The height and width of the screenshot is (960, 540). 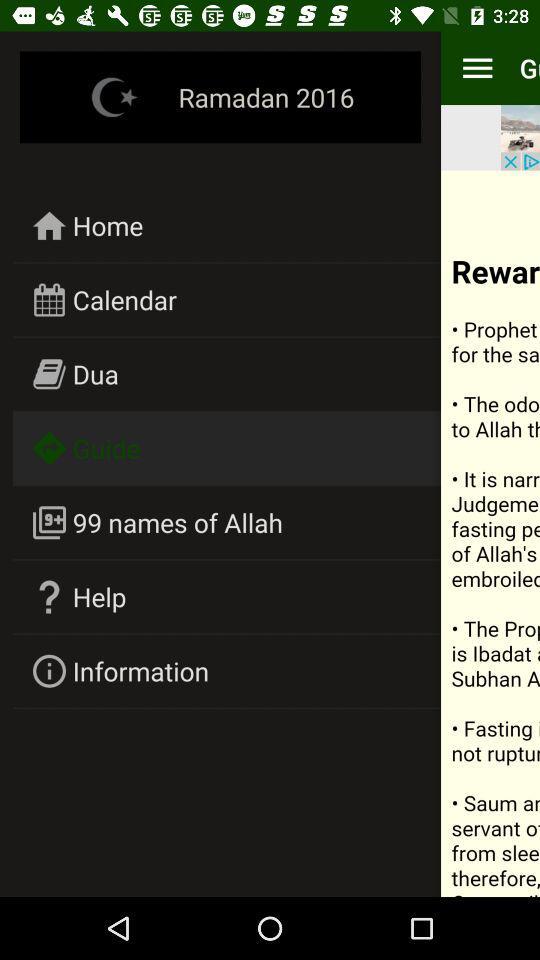 What do you see at coordinates (98, 596) in the screenshot?
I see `icon above information icon` at bounding box center [98, 596].